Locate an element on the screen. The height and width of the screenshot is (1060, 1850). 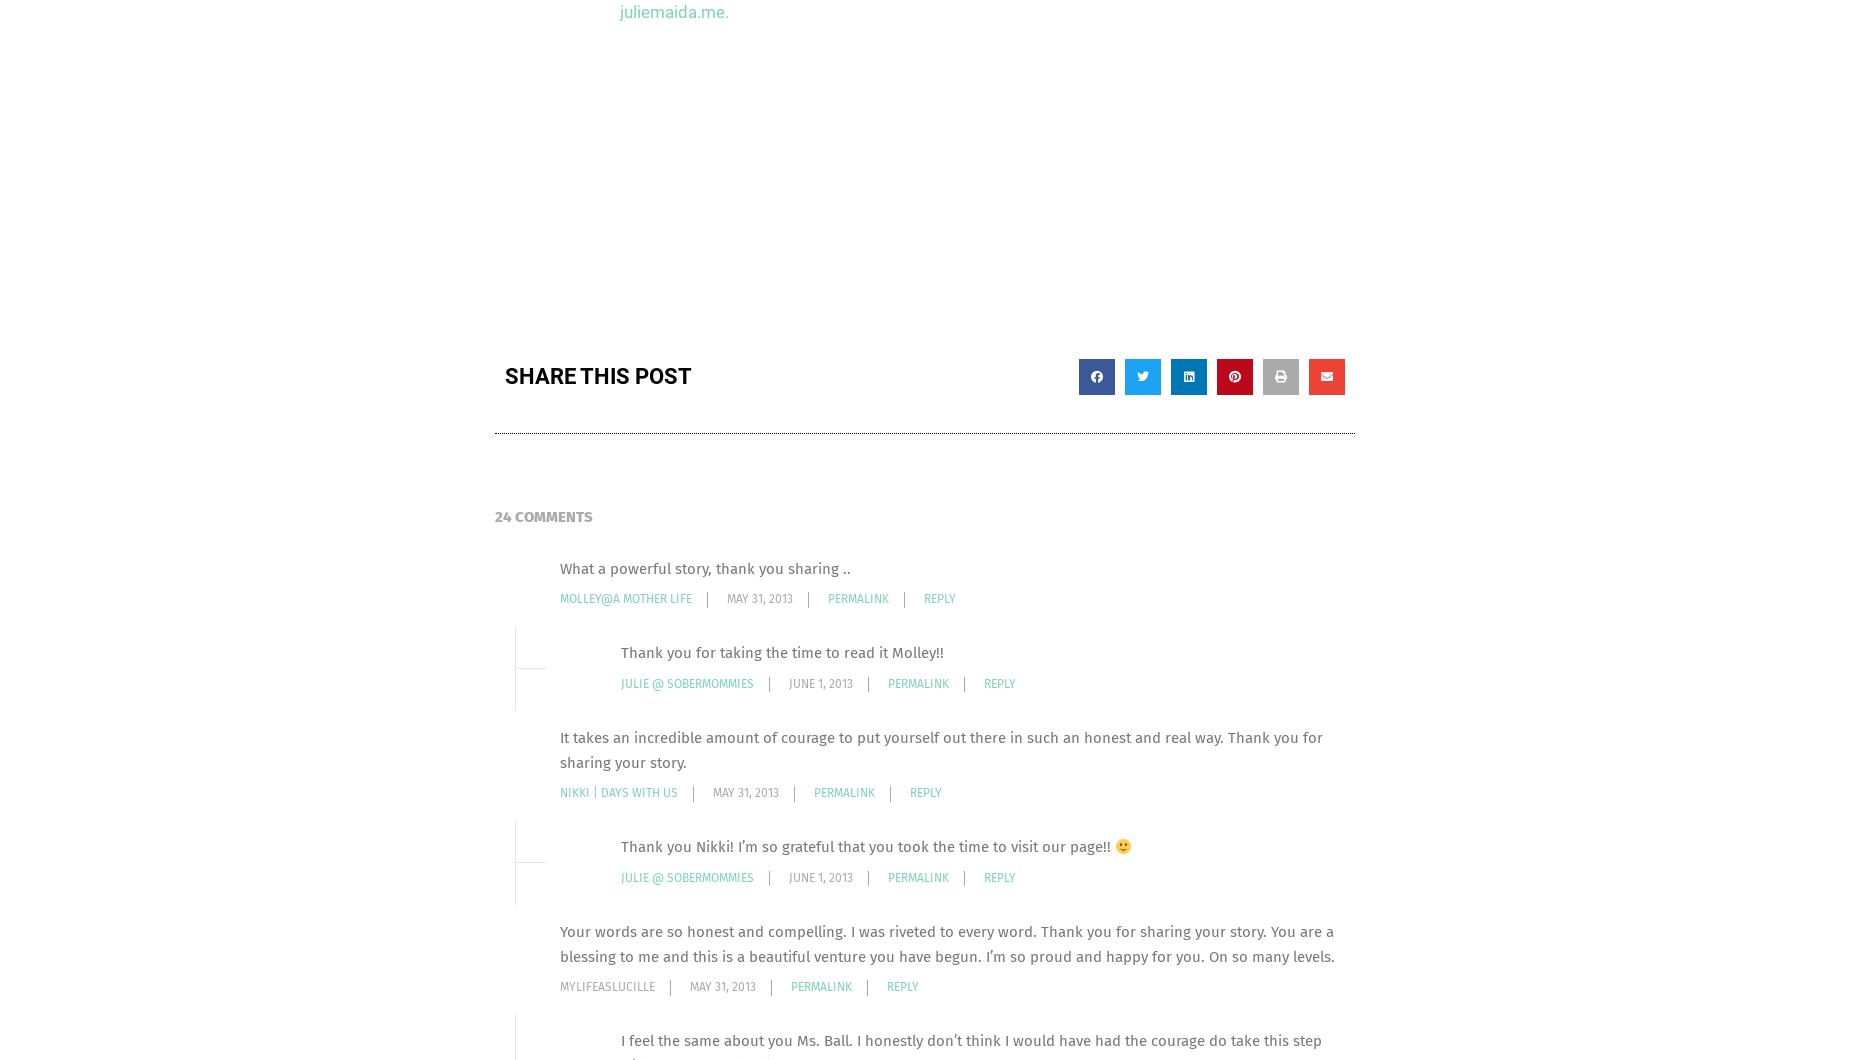
'mylifeaslucille' is located at coordinates (607, 985).